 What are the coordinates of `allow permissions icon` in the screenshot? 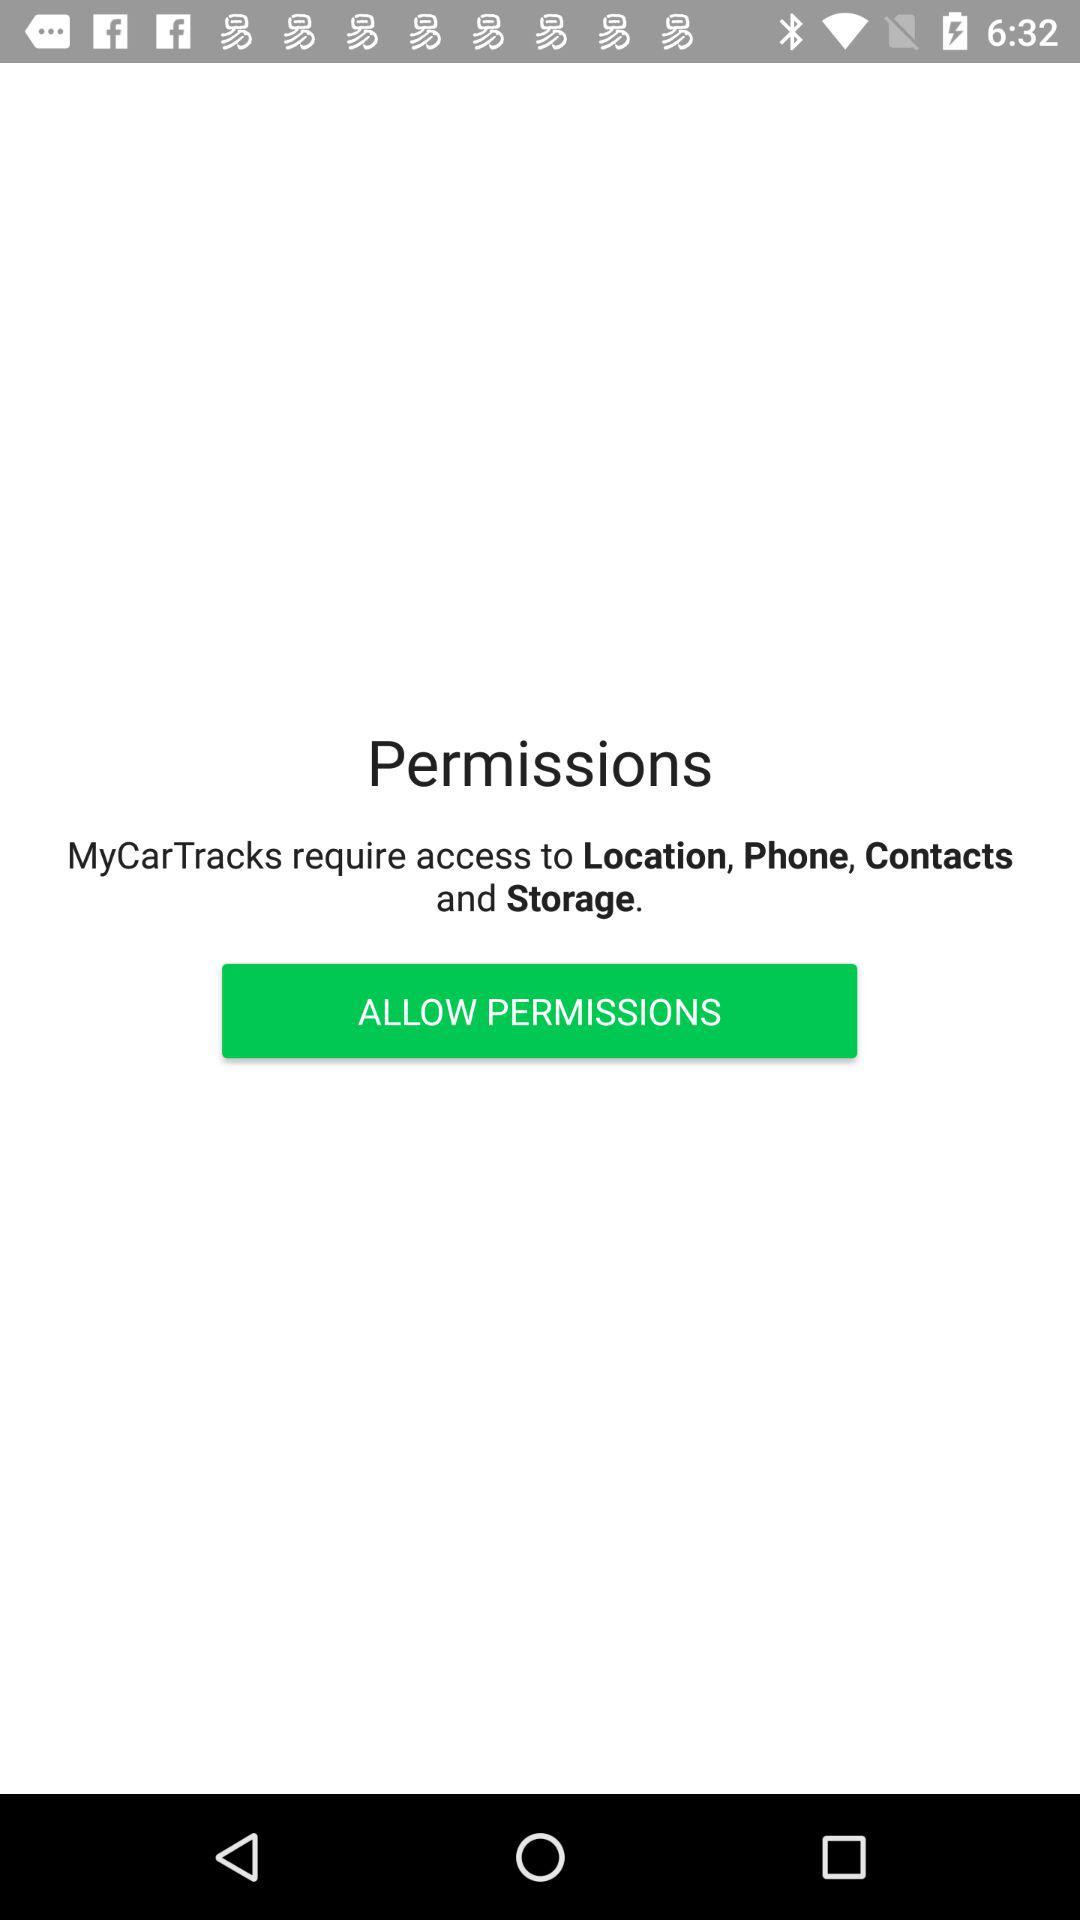 It's located at (538, 1011).